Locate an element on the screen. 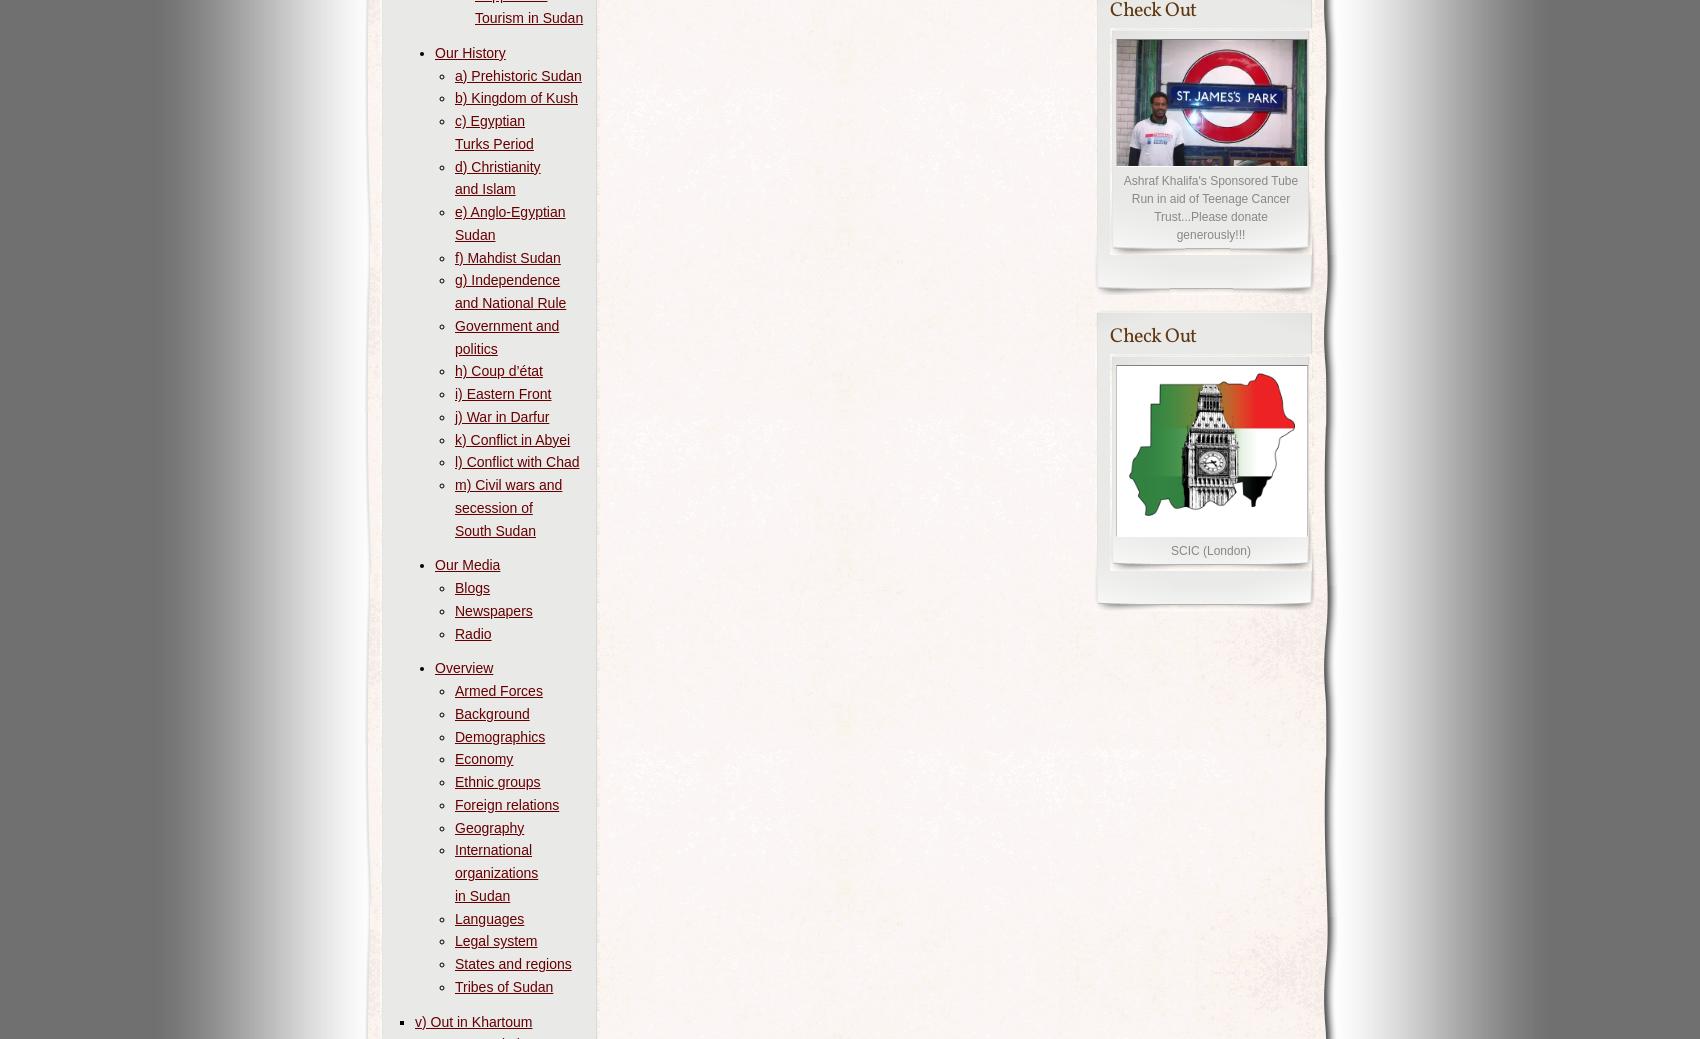  'Foreign relations' is located at coordinates (454, 802).